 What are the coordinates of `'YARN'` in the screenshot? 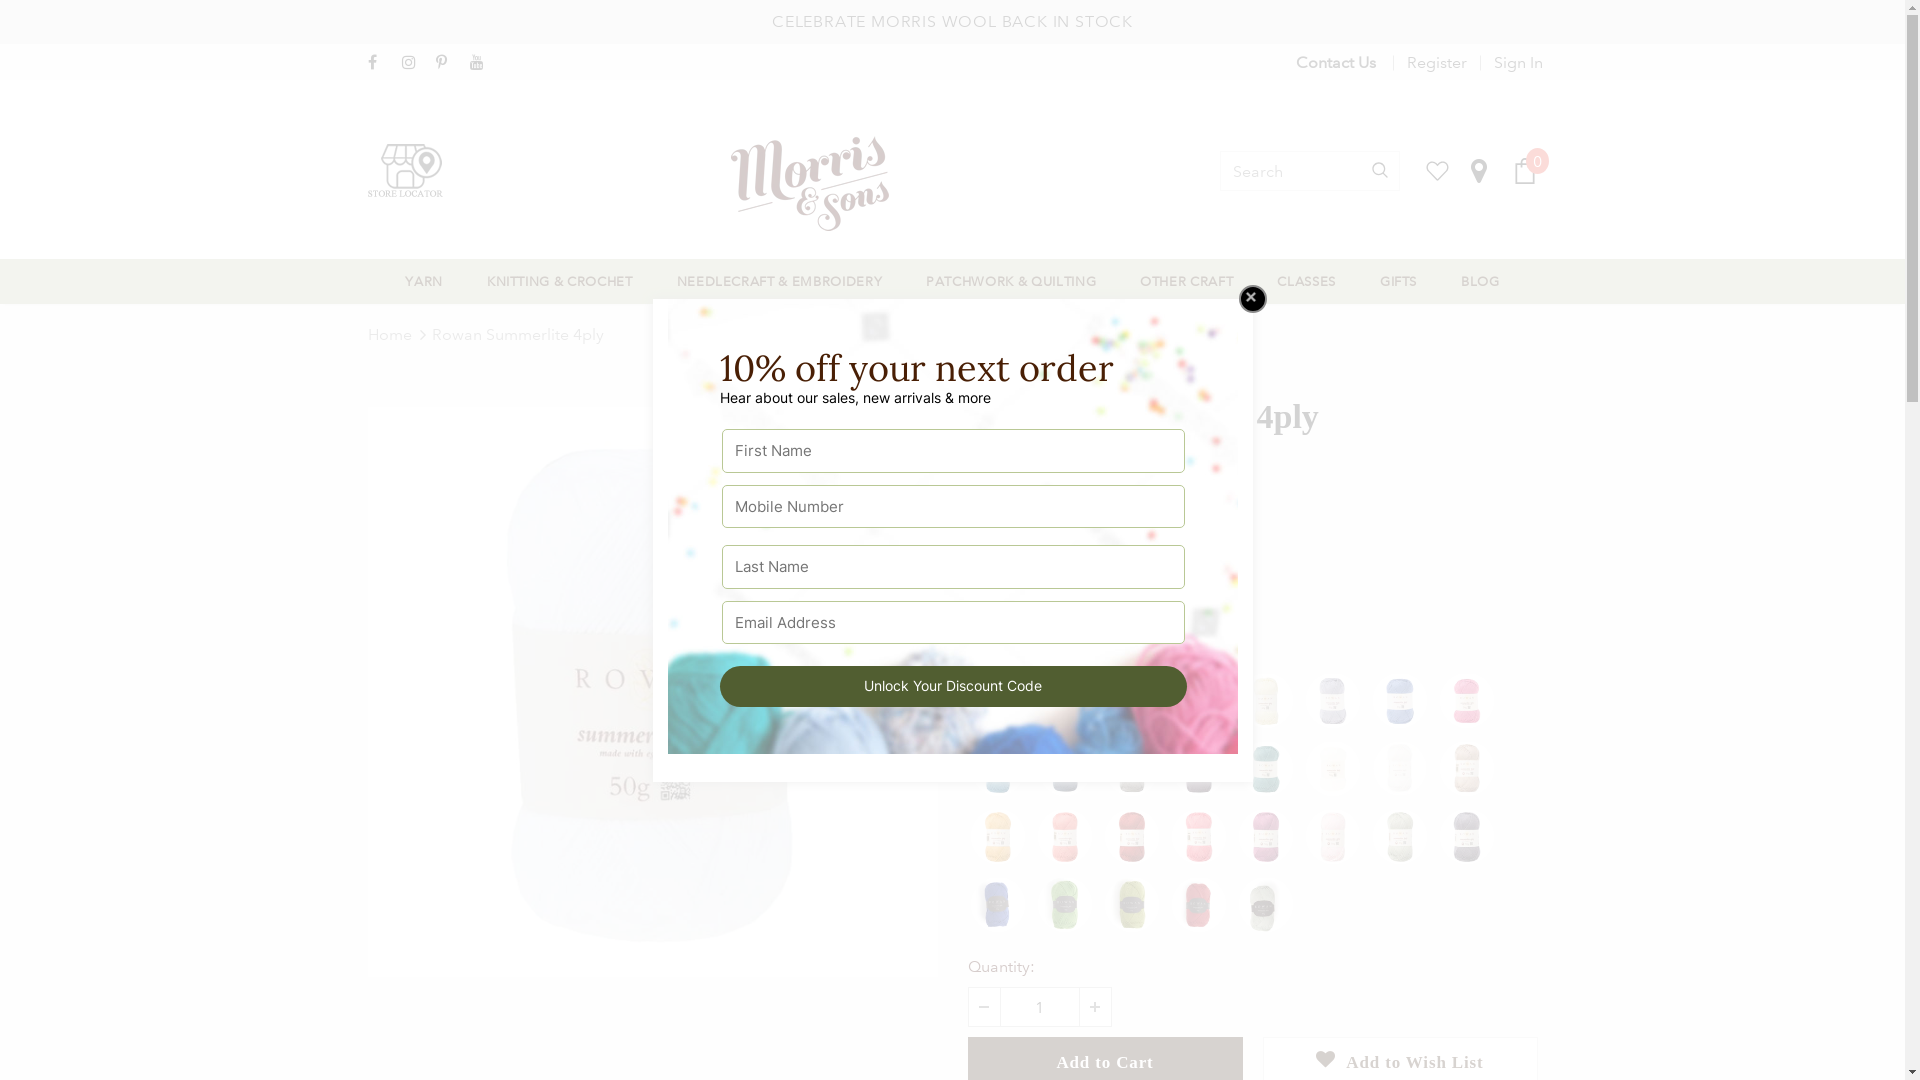 It's located at (422, 281).